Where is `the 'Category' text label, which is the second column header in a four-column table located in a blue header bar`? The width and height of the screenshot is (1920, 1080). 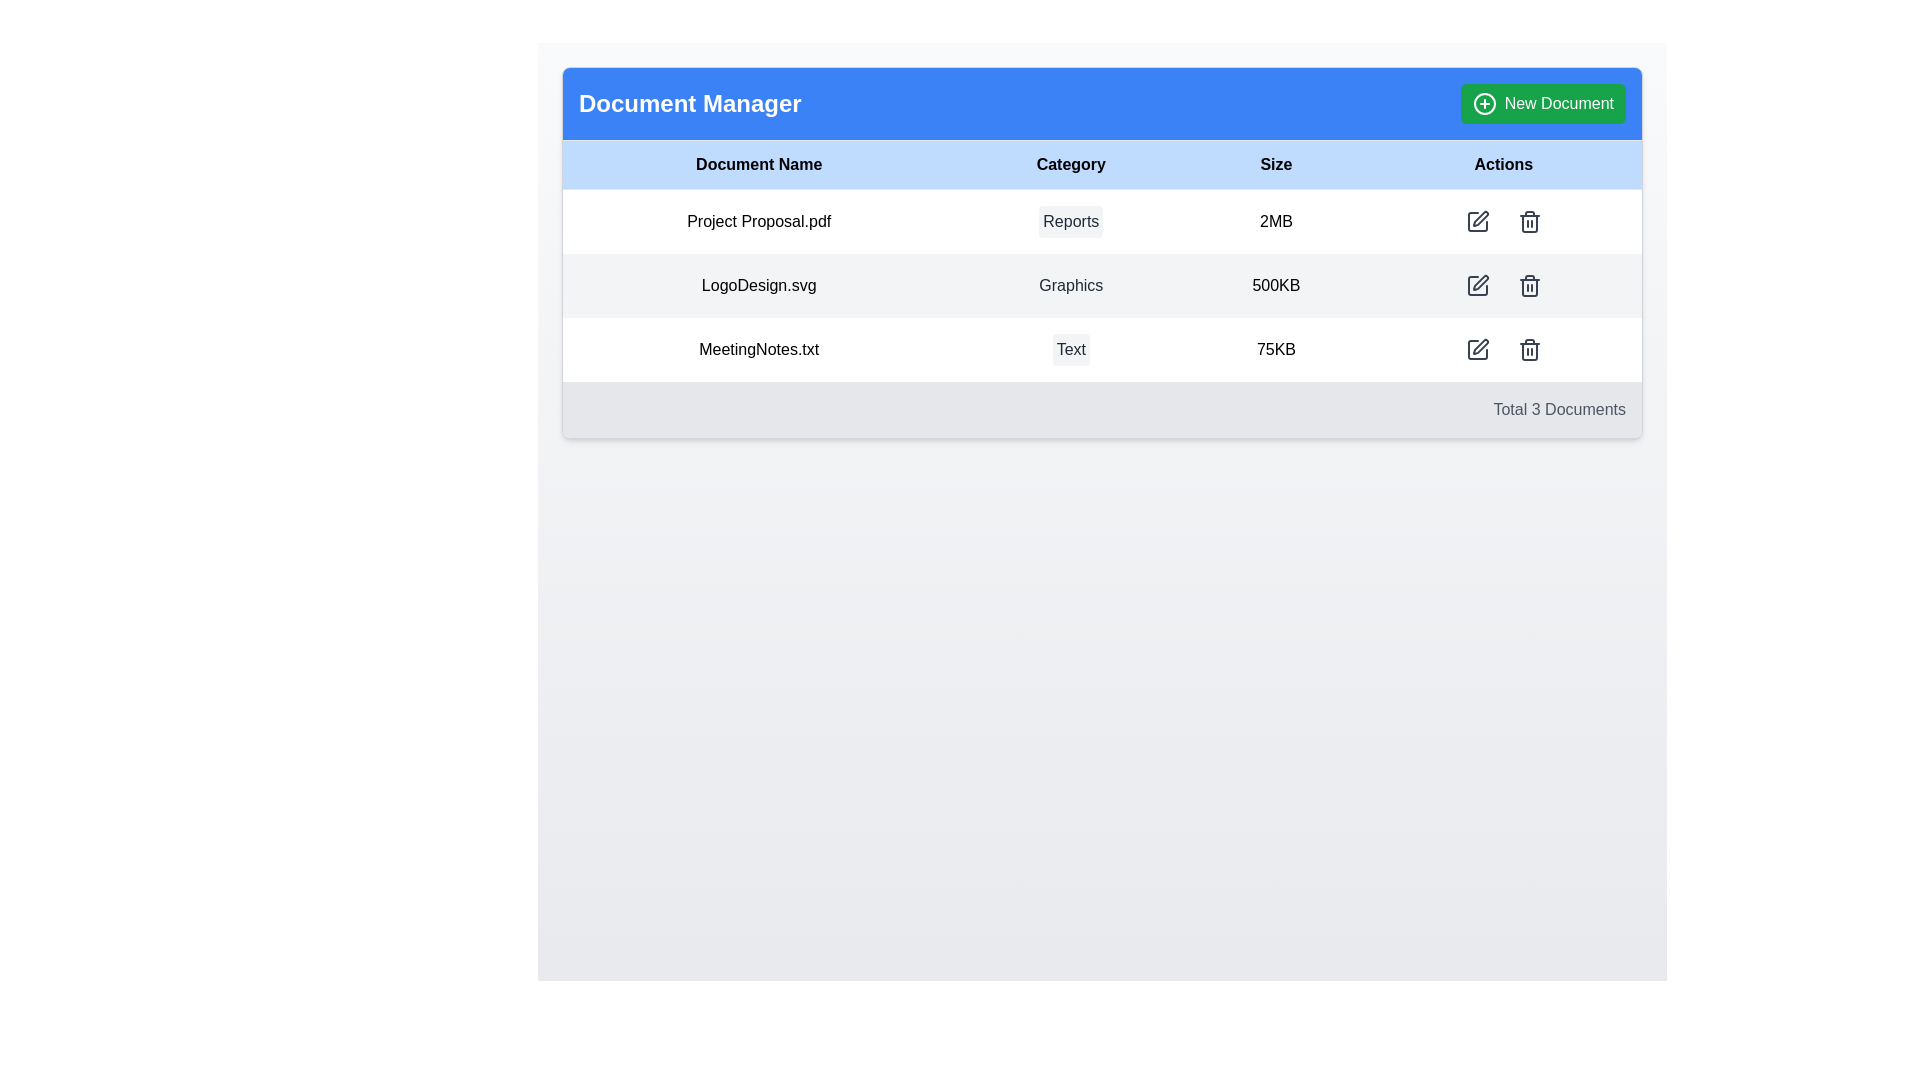
the 'Category' text label, which is the second column header in a four-column table located in a blue header bar is located at coordinates (1070, 164).